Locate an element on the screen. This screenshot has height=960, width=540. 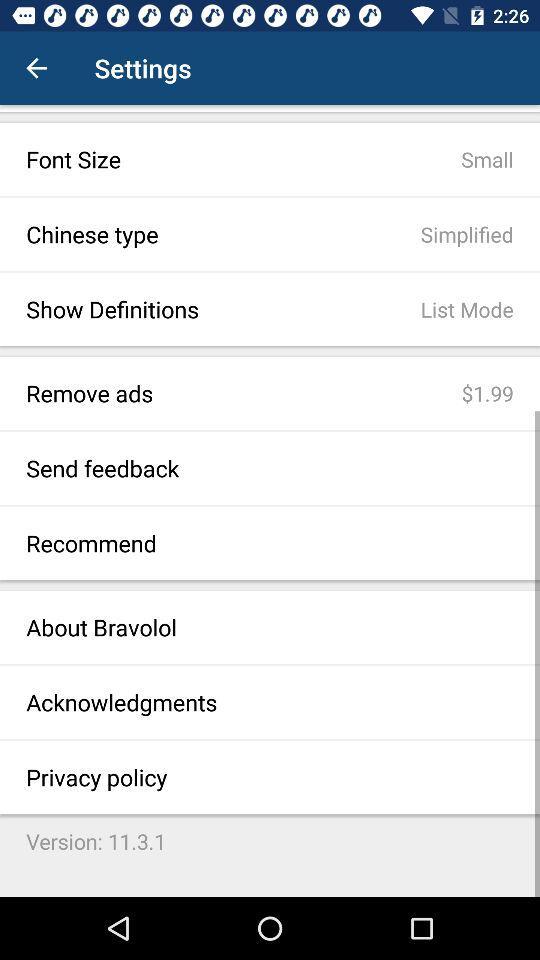
item to the left of settings icon is located at coordinates (36, 68).